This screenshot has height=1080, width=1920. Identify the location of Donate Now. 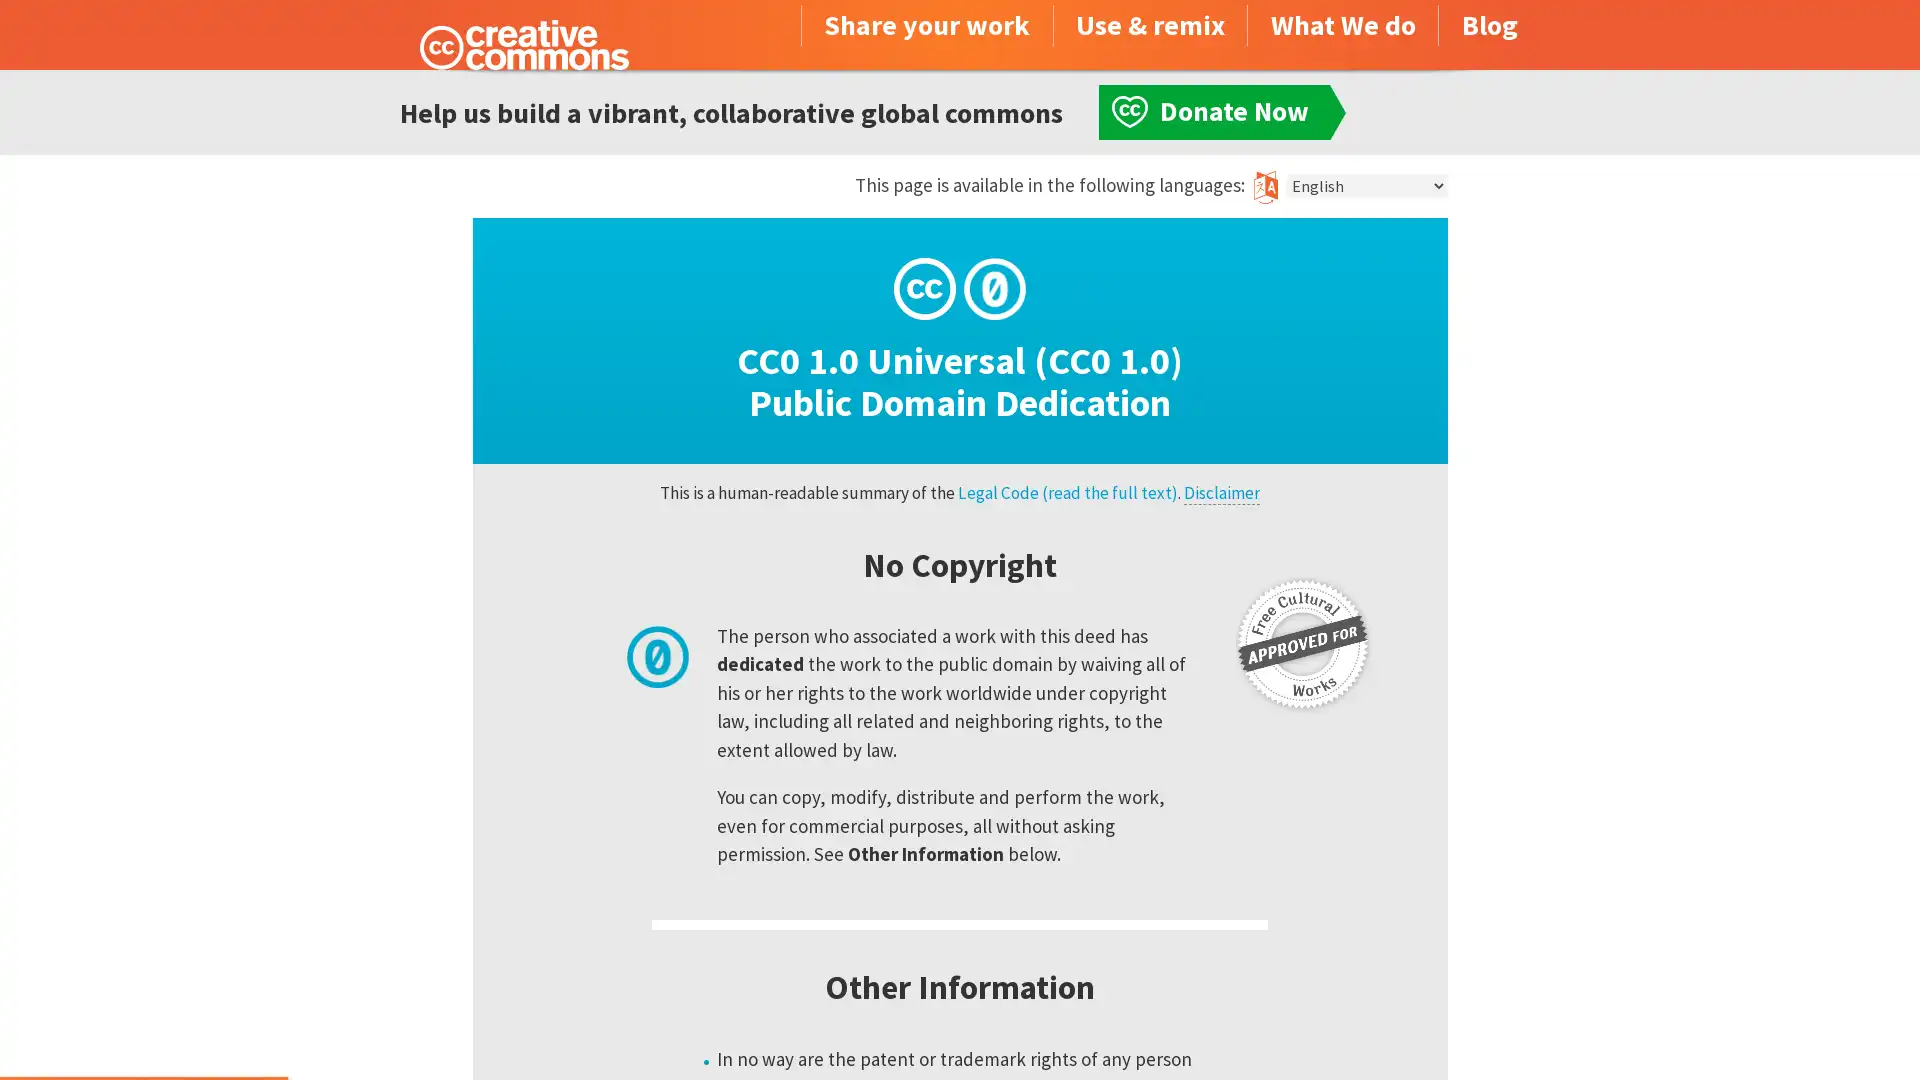
(143, 1026).